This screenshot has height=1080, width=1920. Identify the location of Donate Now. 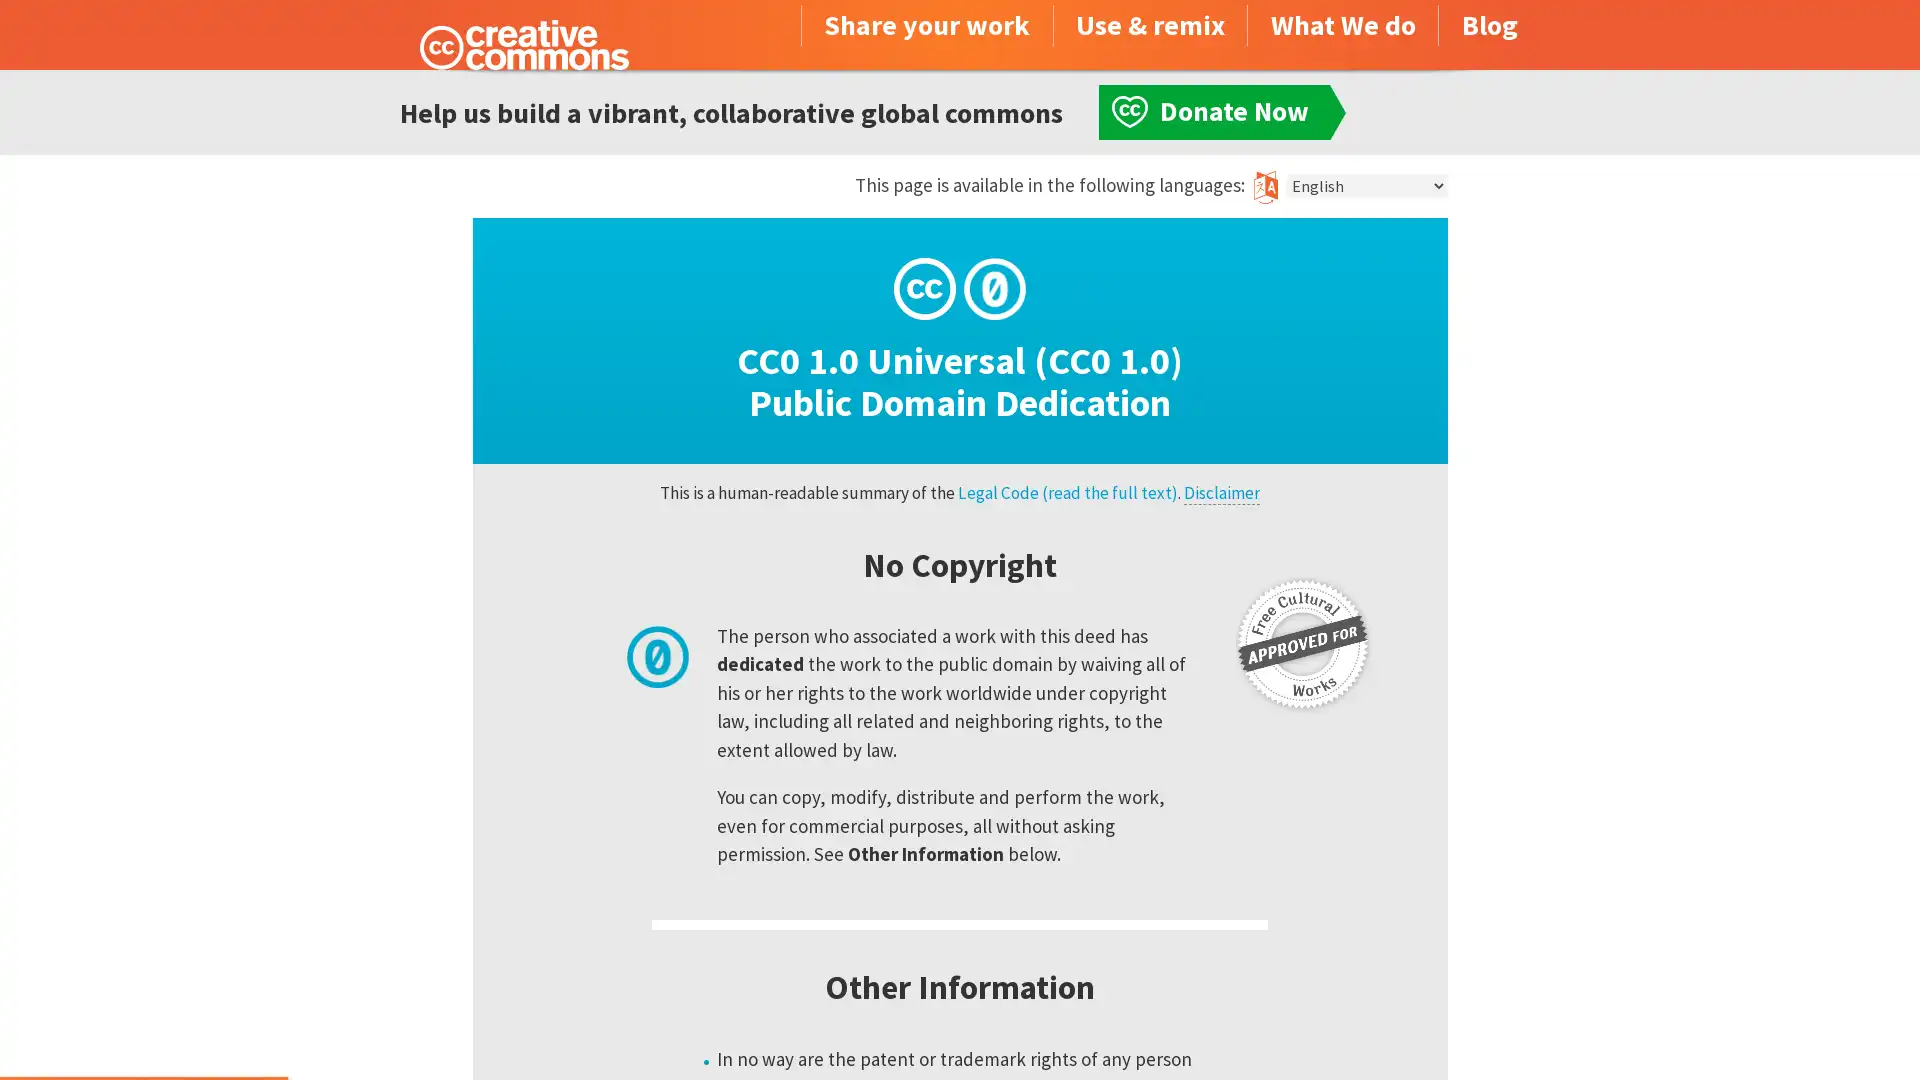
(143, 1026).